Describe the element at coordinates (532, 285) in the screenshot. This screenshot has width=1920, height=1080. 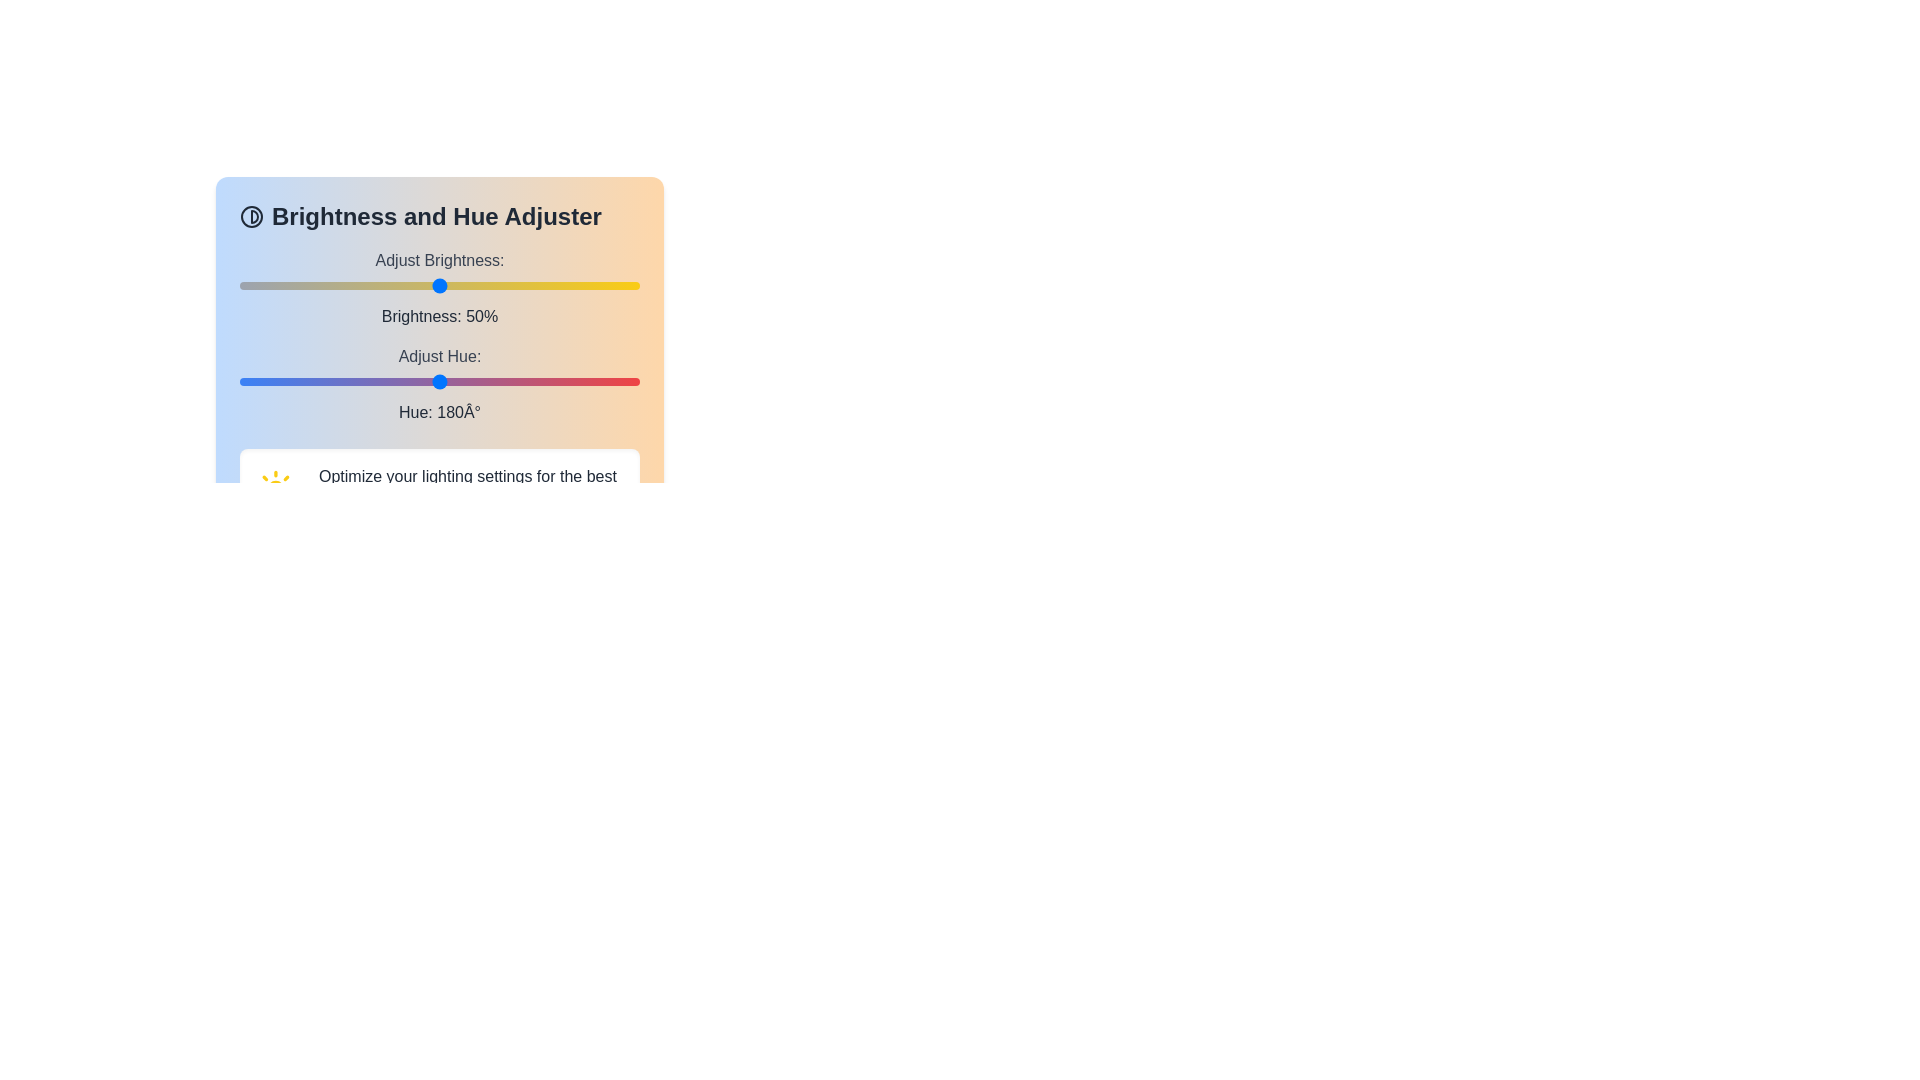
I see `the brightness slider to 73%` at that location.